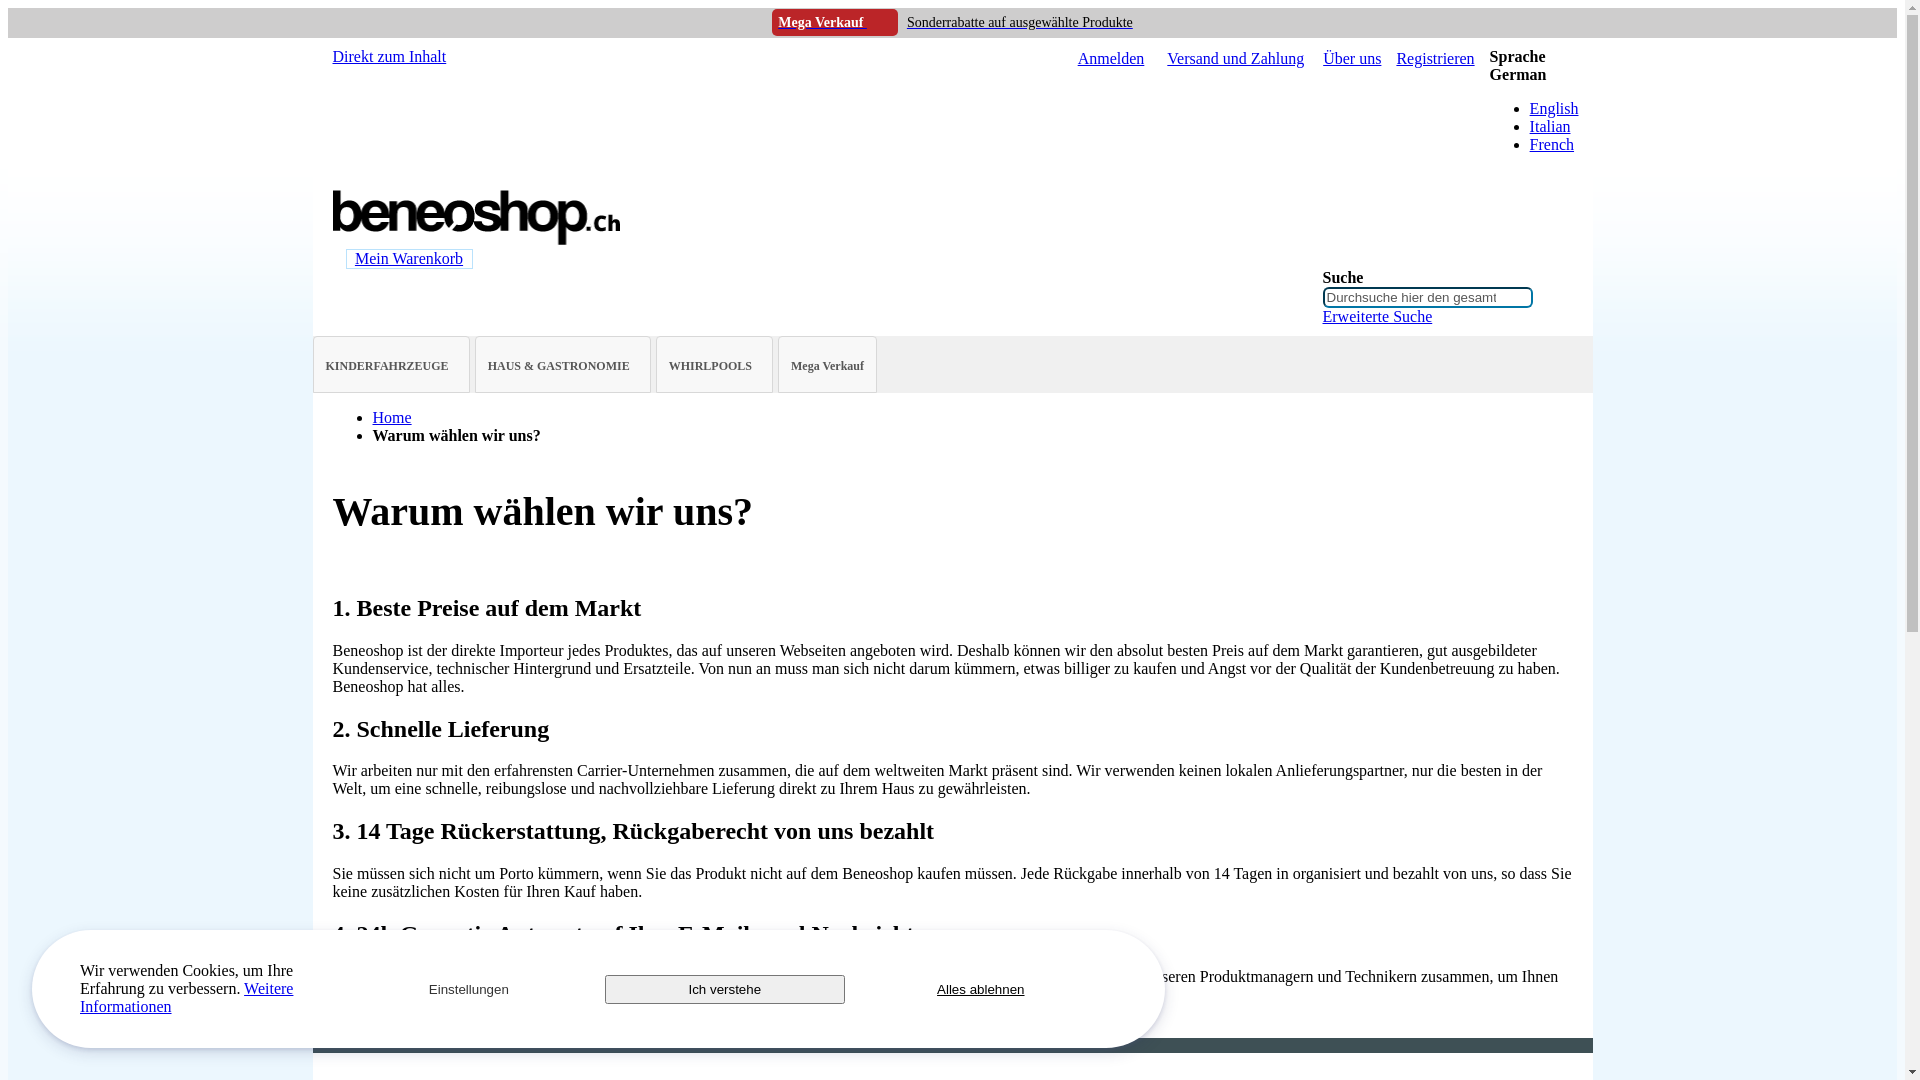  Describe the element at coordinates (475, 238) in the screenshot. I see `'BeneoShop.ch'` at that location.